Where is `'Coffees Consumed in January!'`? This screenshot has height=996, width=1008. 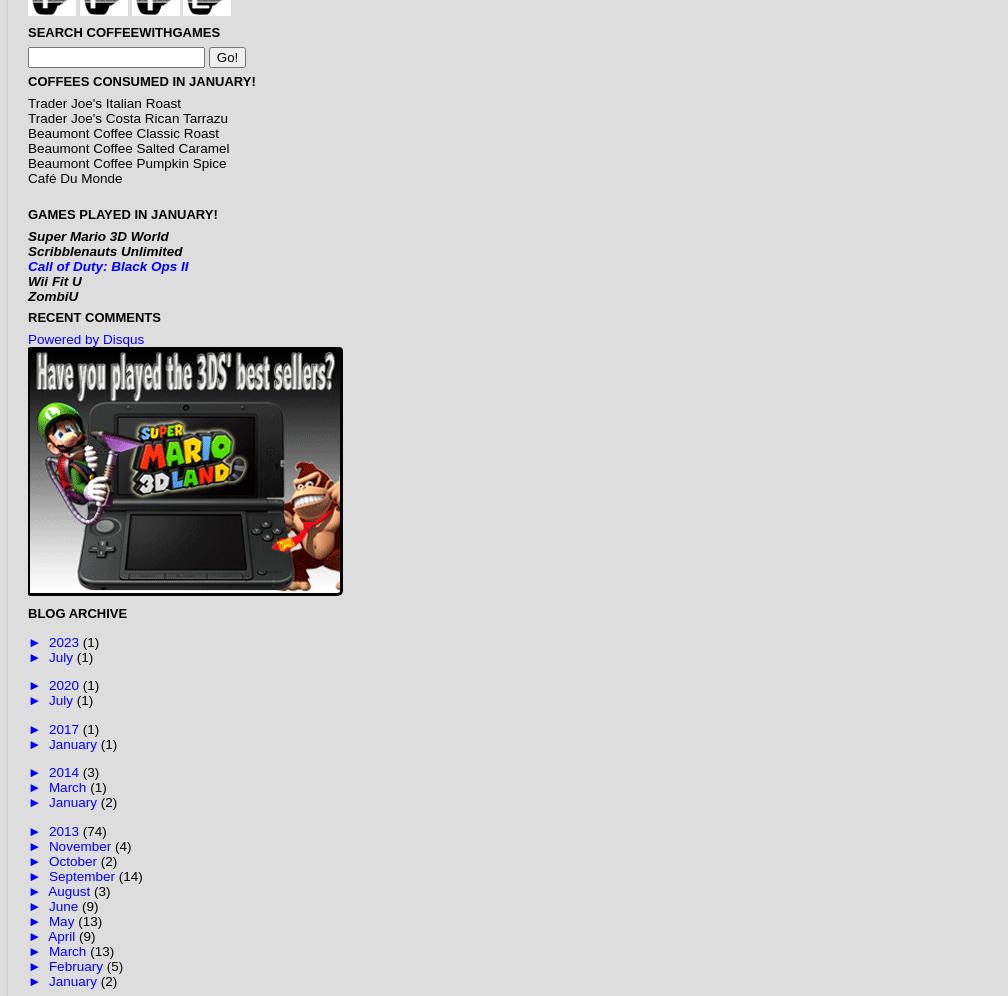
'Coffees Consumed in January!' is located at coordinates (141, 80).